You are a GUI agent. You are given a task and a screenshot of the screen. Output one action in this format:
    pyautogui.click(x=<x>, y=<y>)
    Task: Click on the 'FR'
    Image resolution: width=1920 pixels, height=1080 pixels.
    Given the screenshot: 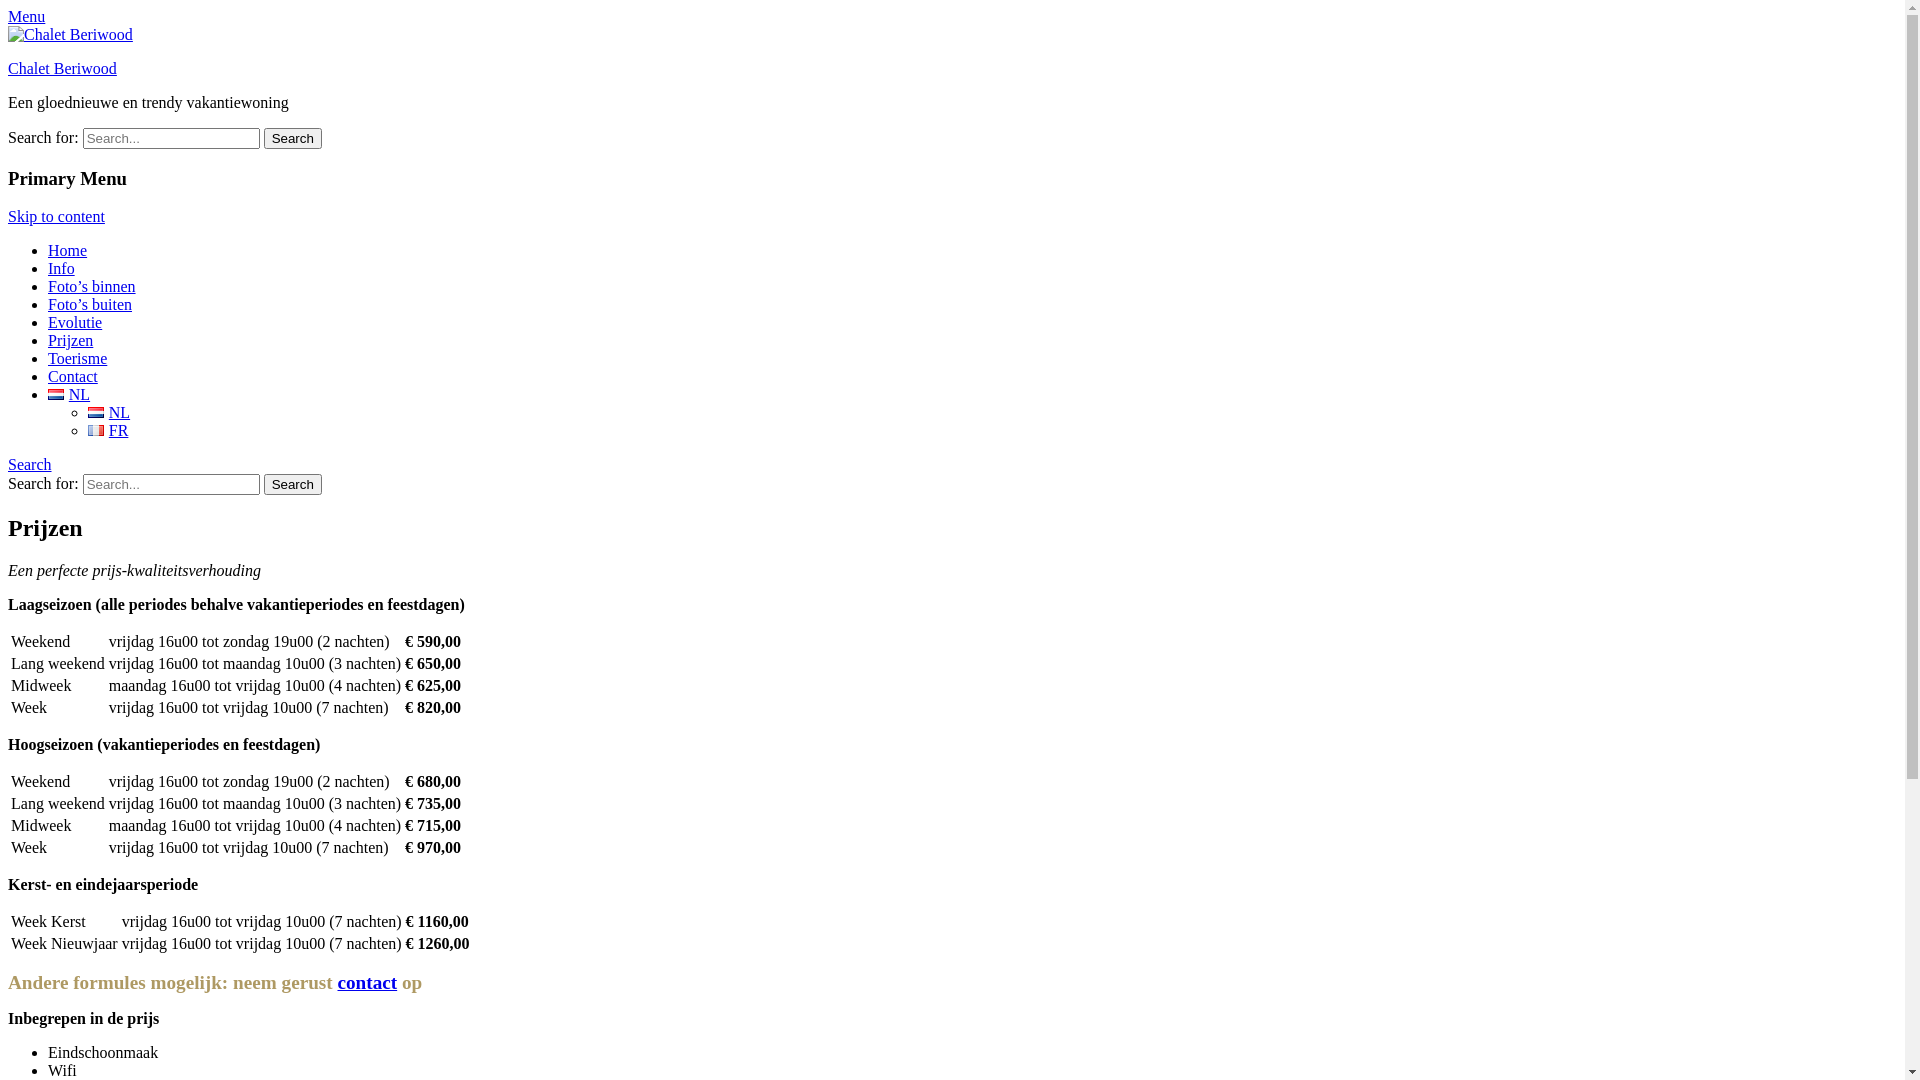 What is the action you would take?
    pyautogui.click(x=106, y=429)
    